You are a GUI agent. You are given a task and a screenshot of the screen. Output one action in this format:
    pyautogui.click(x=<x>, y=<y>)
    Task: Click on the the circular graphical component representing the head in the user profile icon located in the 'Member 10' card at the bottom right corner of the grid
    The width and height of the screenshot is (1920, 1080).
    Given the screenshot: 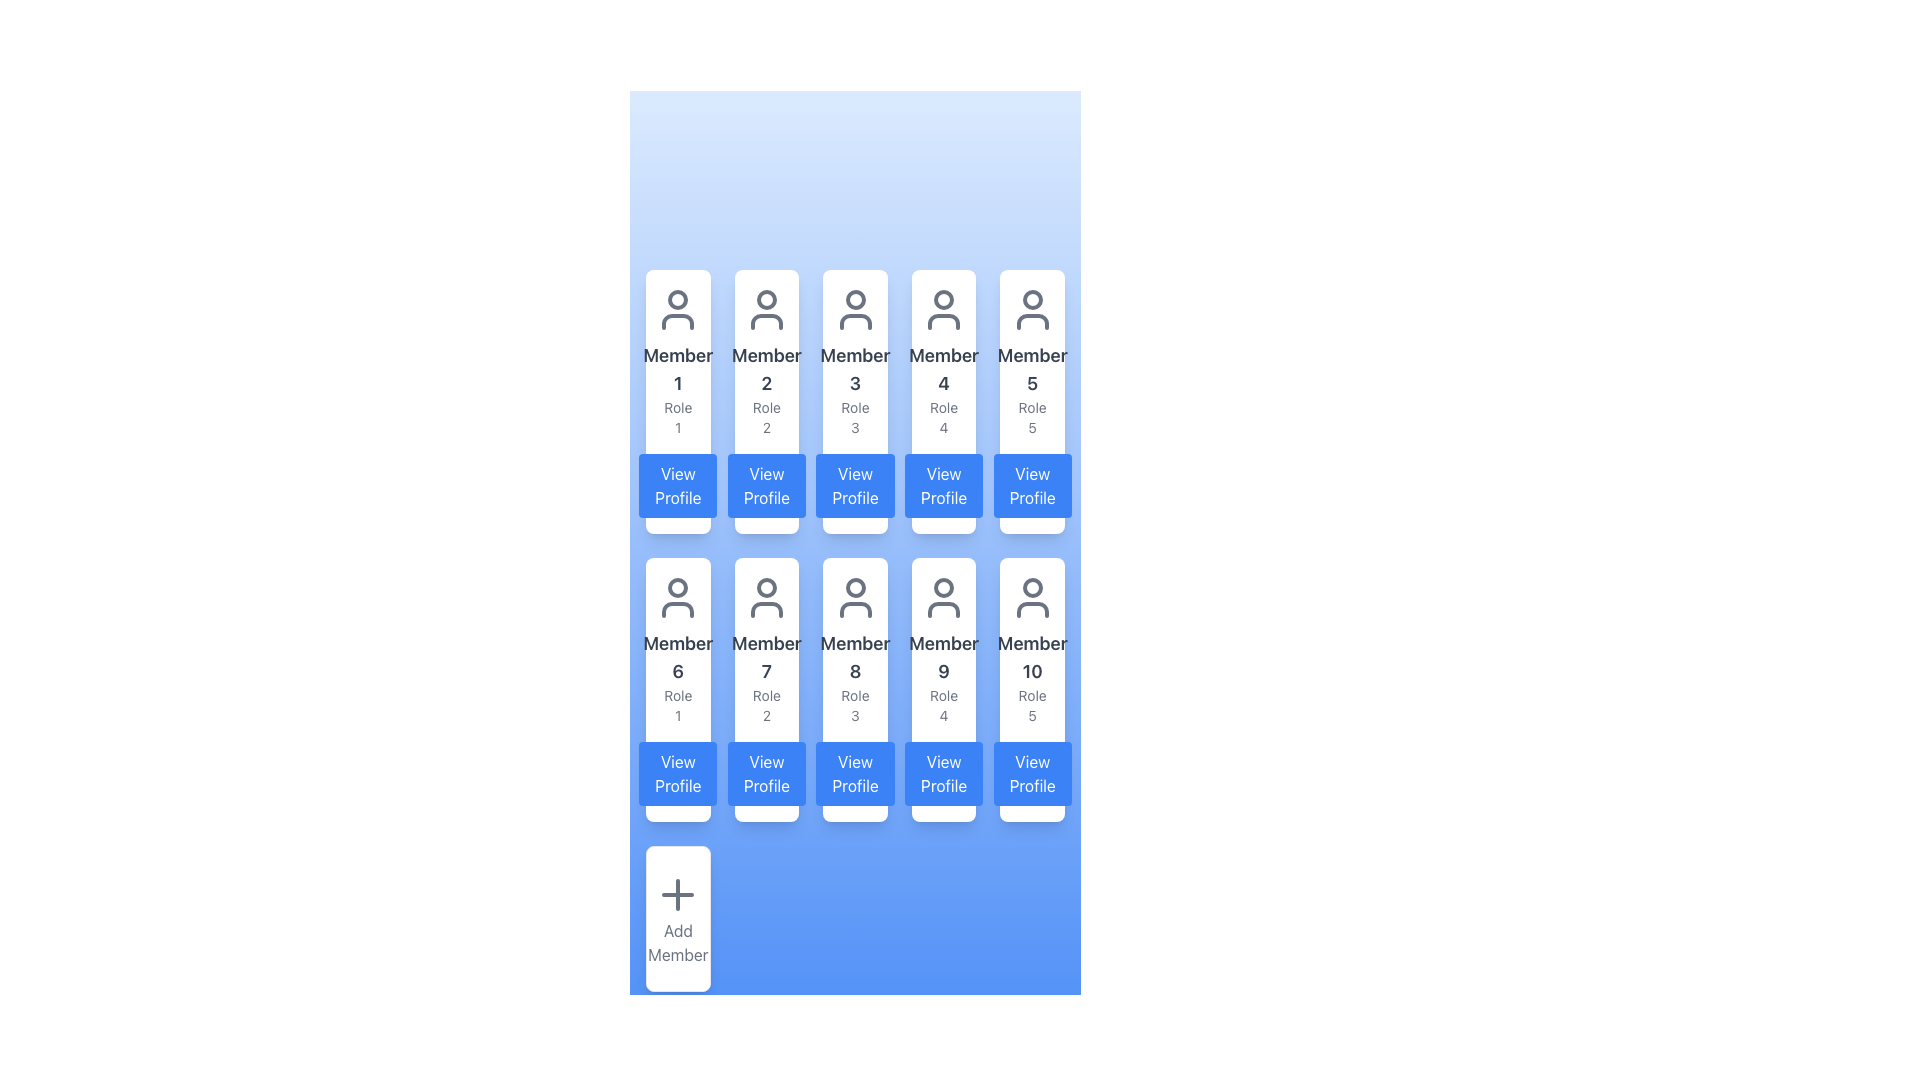 What is the action you would take?
    pyautogui.click(x=1032, y=586)
    